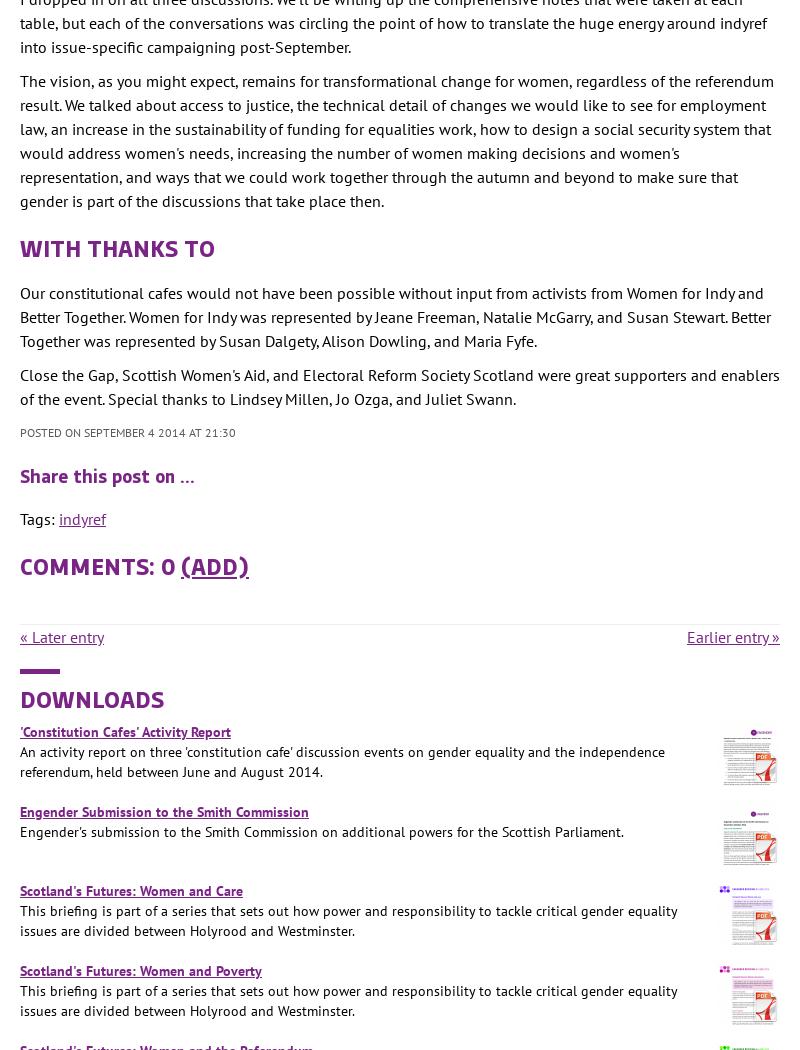  What do you see at coordinates (20, 698) in the screenshot?
I see `'Downloads'` at bounding box center [20, 698].